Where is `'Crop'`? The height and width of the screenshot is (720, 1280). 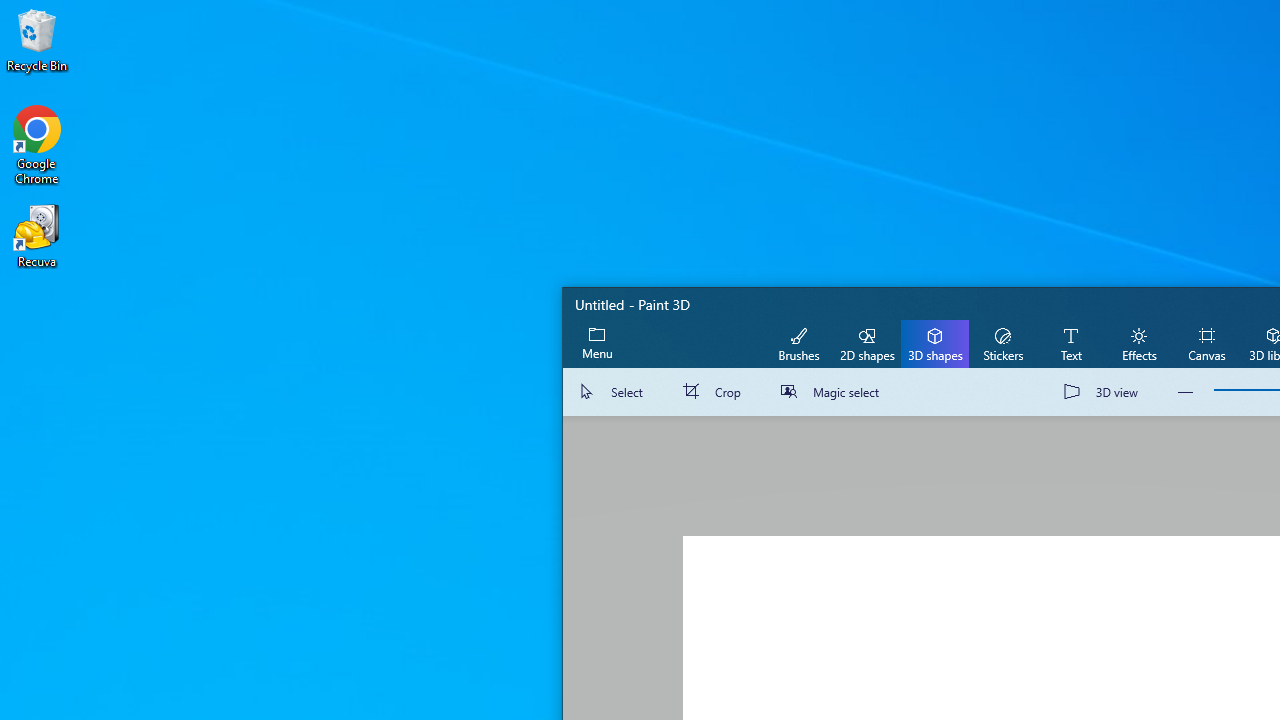 'Crop' is located at coordinates (716, 392).